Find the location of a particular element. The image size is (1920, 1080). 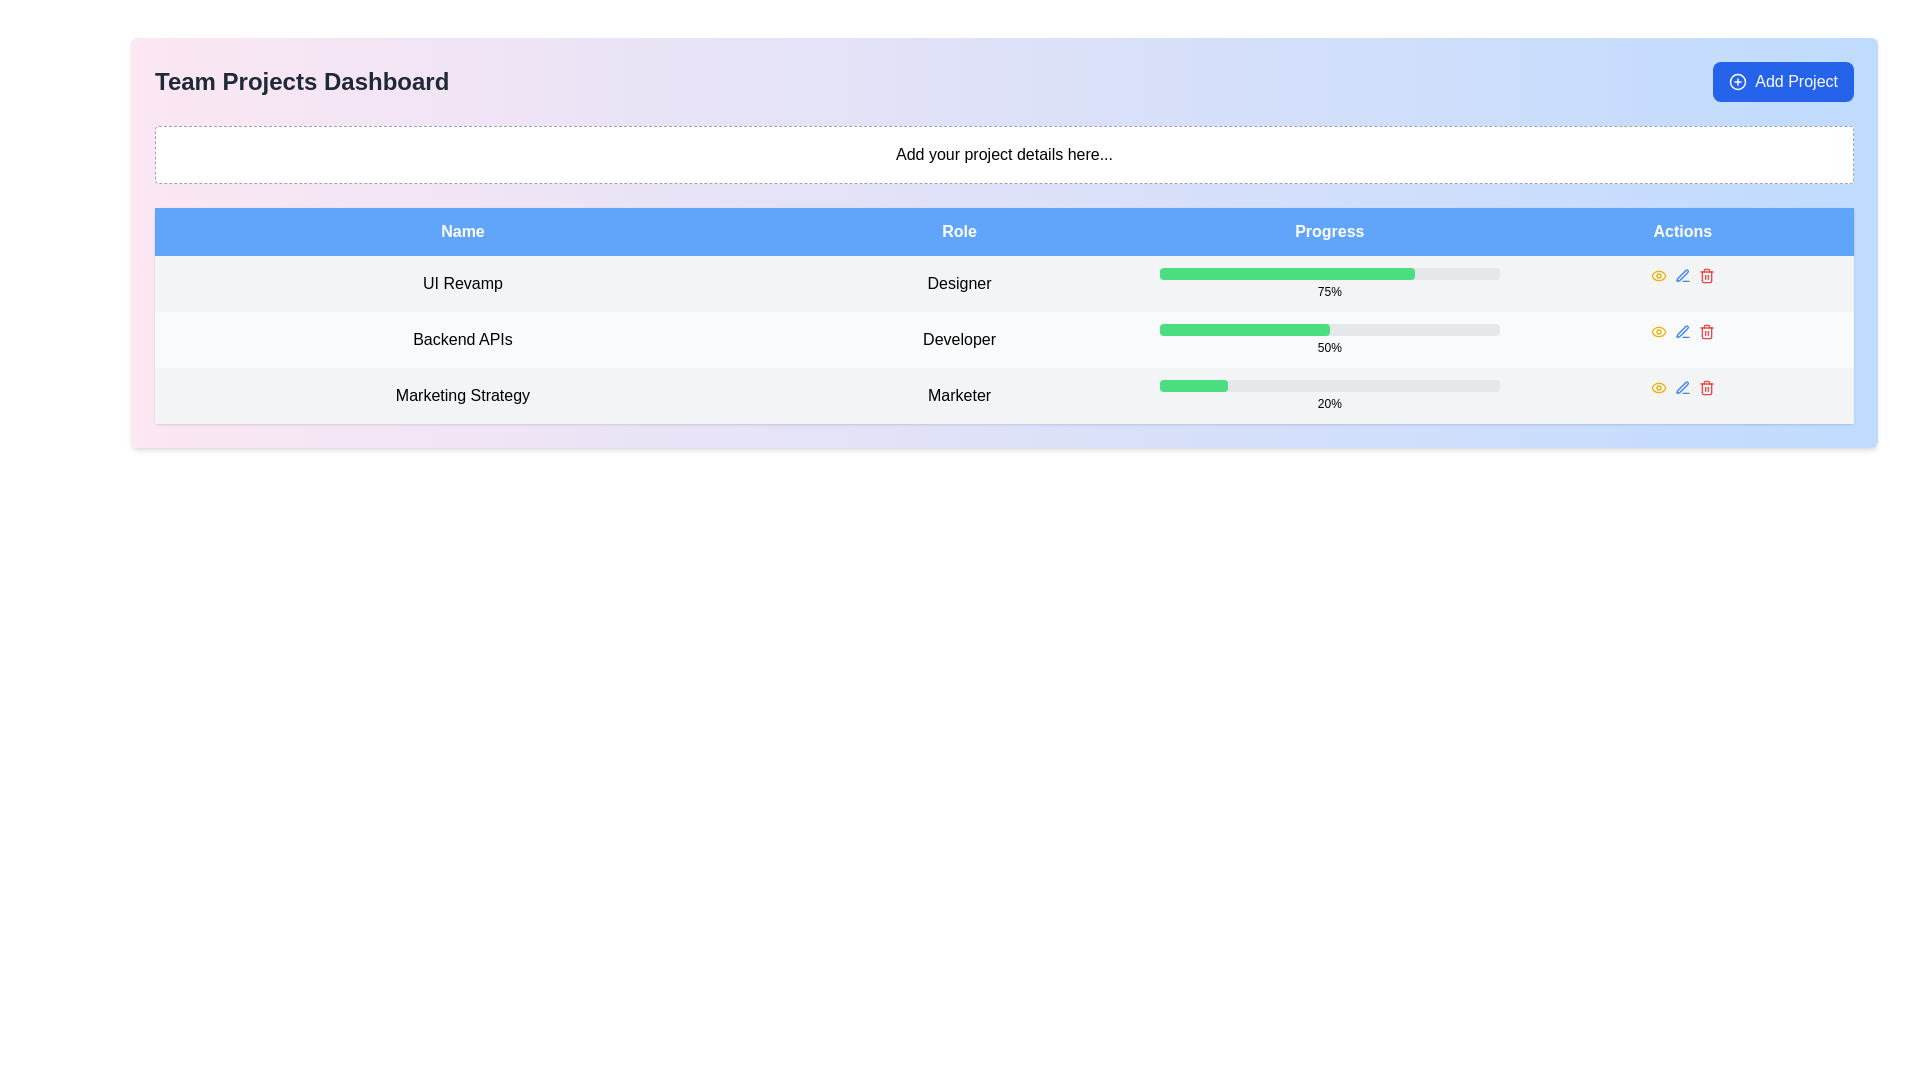

the progress bar with the percentage indicator for the 'Marketing Strategy' project in the 'Progress' column of the 'Team Projects Dashboard' is located at coordinates (1329, 396).